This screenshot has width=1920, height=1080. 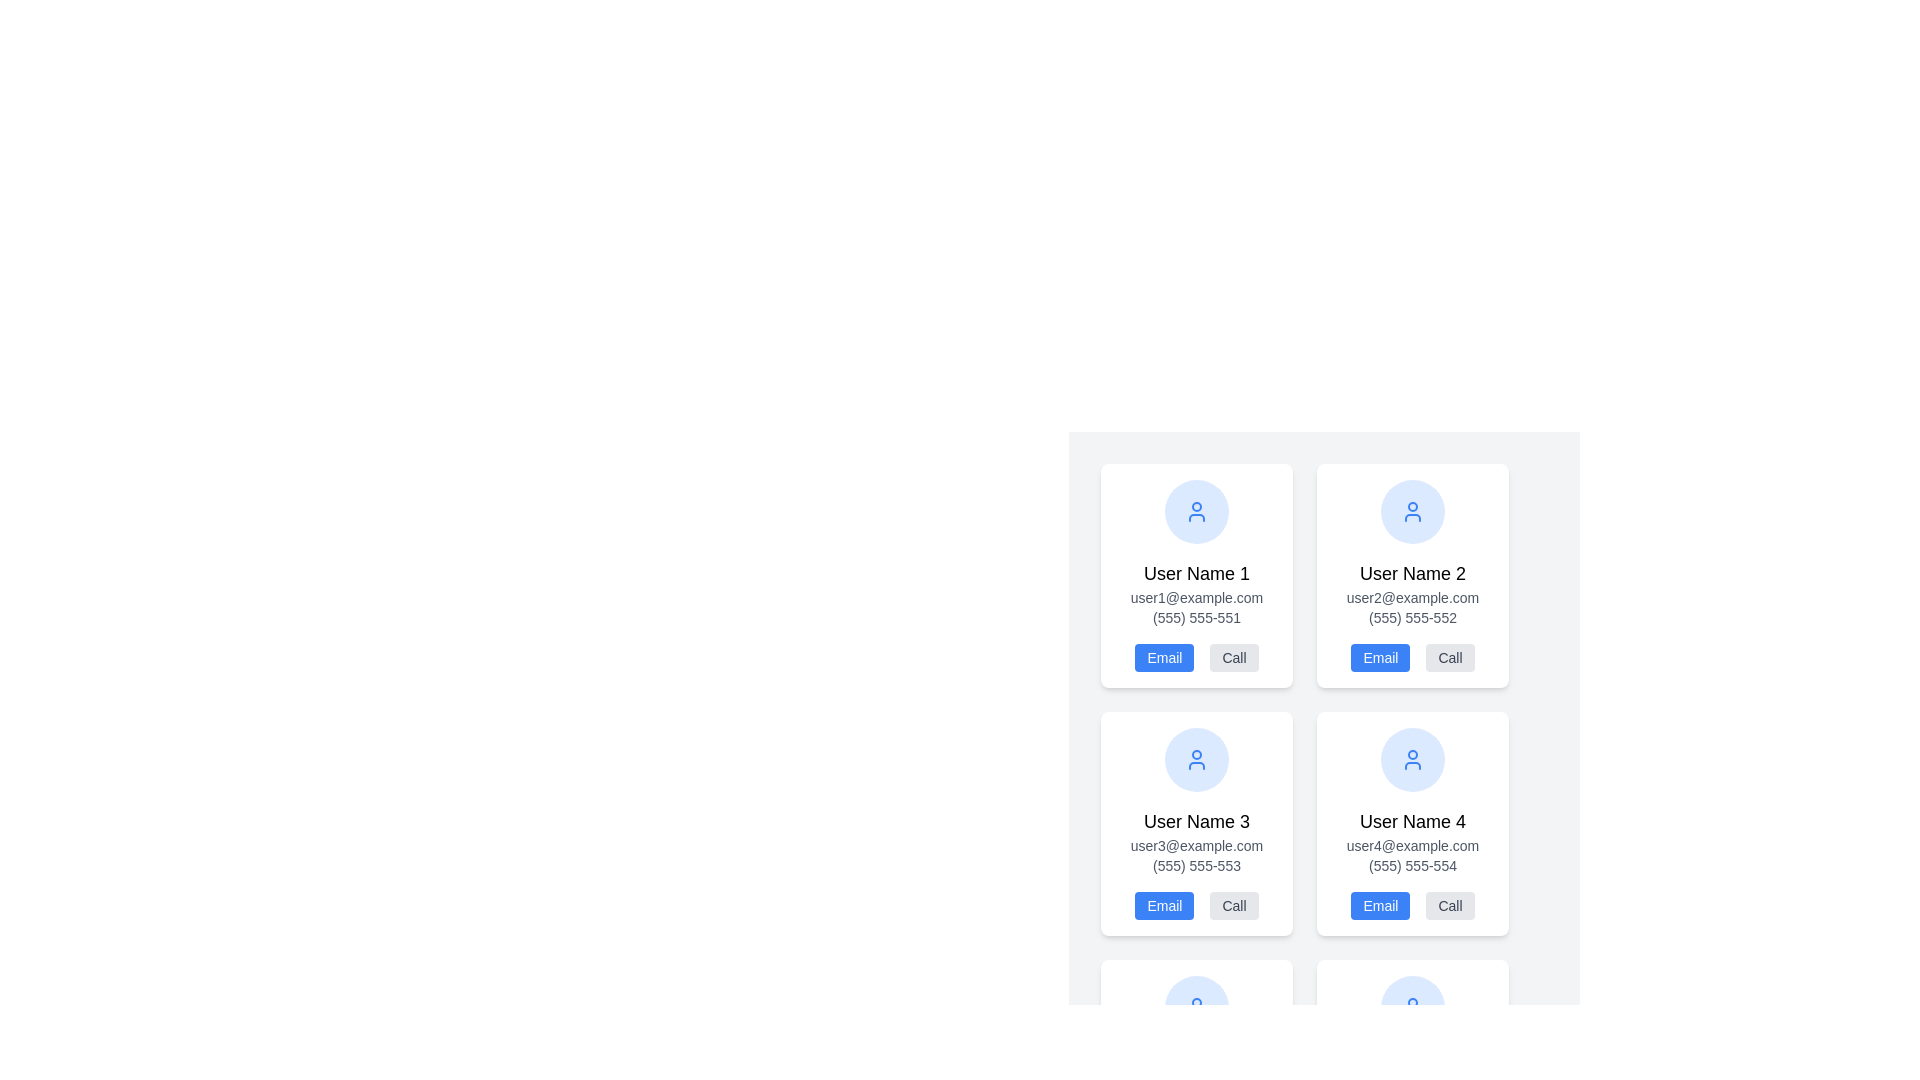 I want to click on the user profile icon located at the top center of the user card for 'User Name 1', which is positioned above the email and phone number fields, so click(x=1196, y=511).